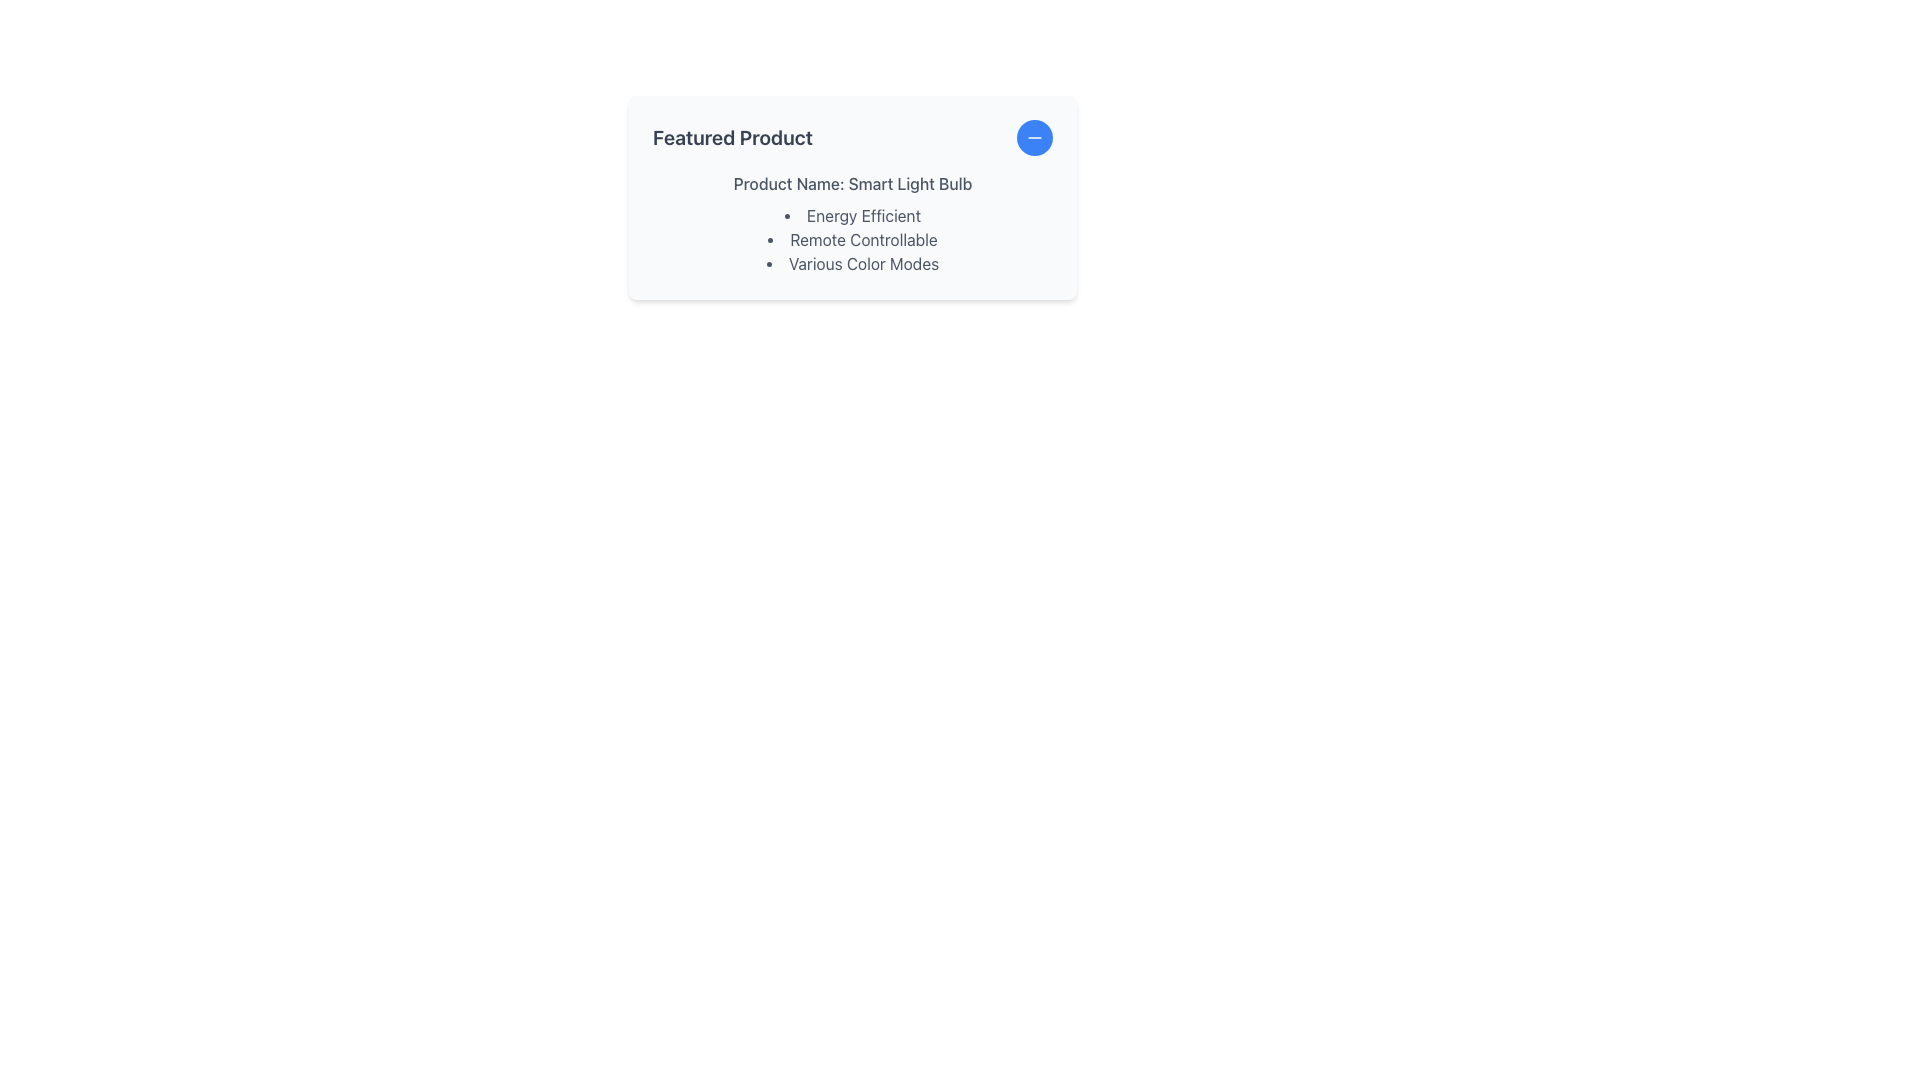 The height and width of the screenshot is (1080, 1920). What do you see at coordinates (853, 238) in the screenshot?
I see `the list item displaying 'Remote Controllable' in a dark gray font, which is the second item in a bulleted list under the title 'Product Name: Smart Light Bulb'` at bounding box center [853, 238].